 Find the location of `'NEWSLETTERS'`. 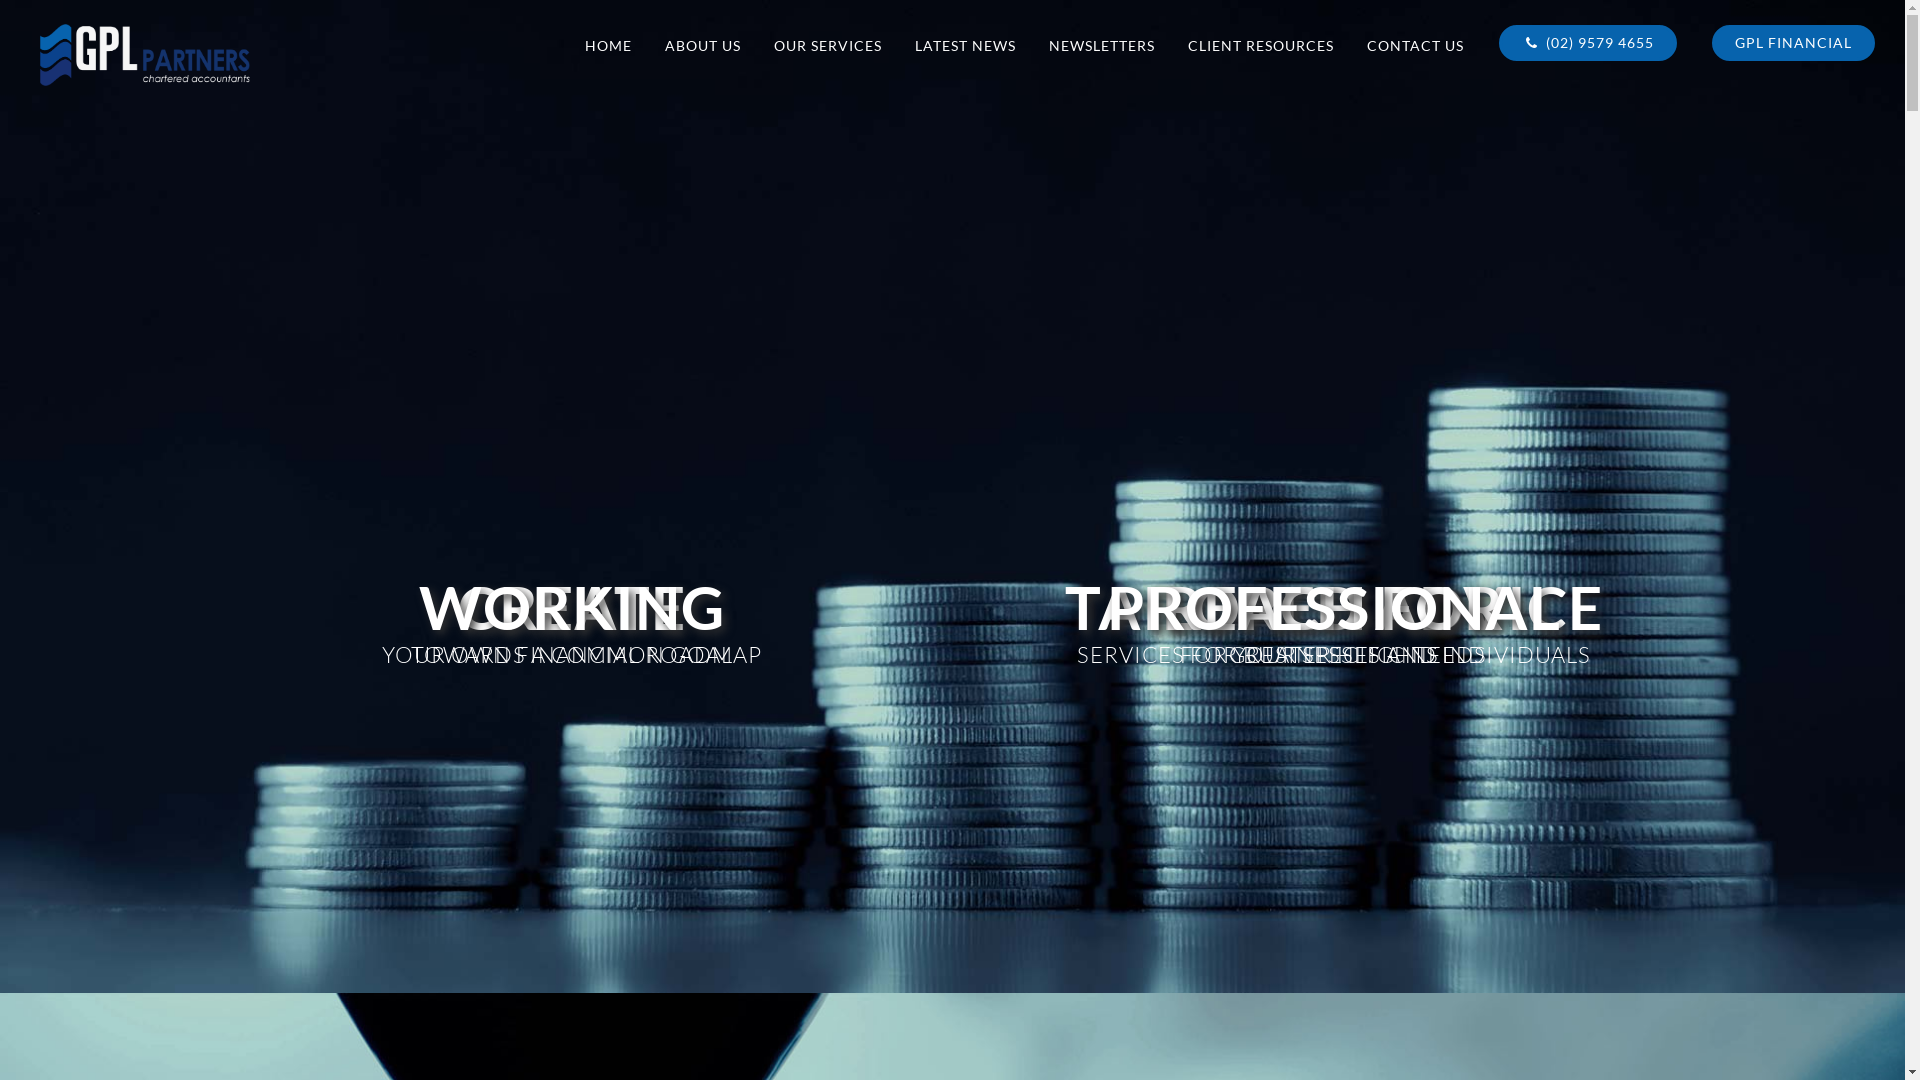

'NEWSLETTERS' is located at coordinates (1101, 45).